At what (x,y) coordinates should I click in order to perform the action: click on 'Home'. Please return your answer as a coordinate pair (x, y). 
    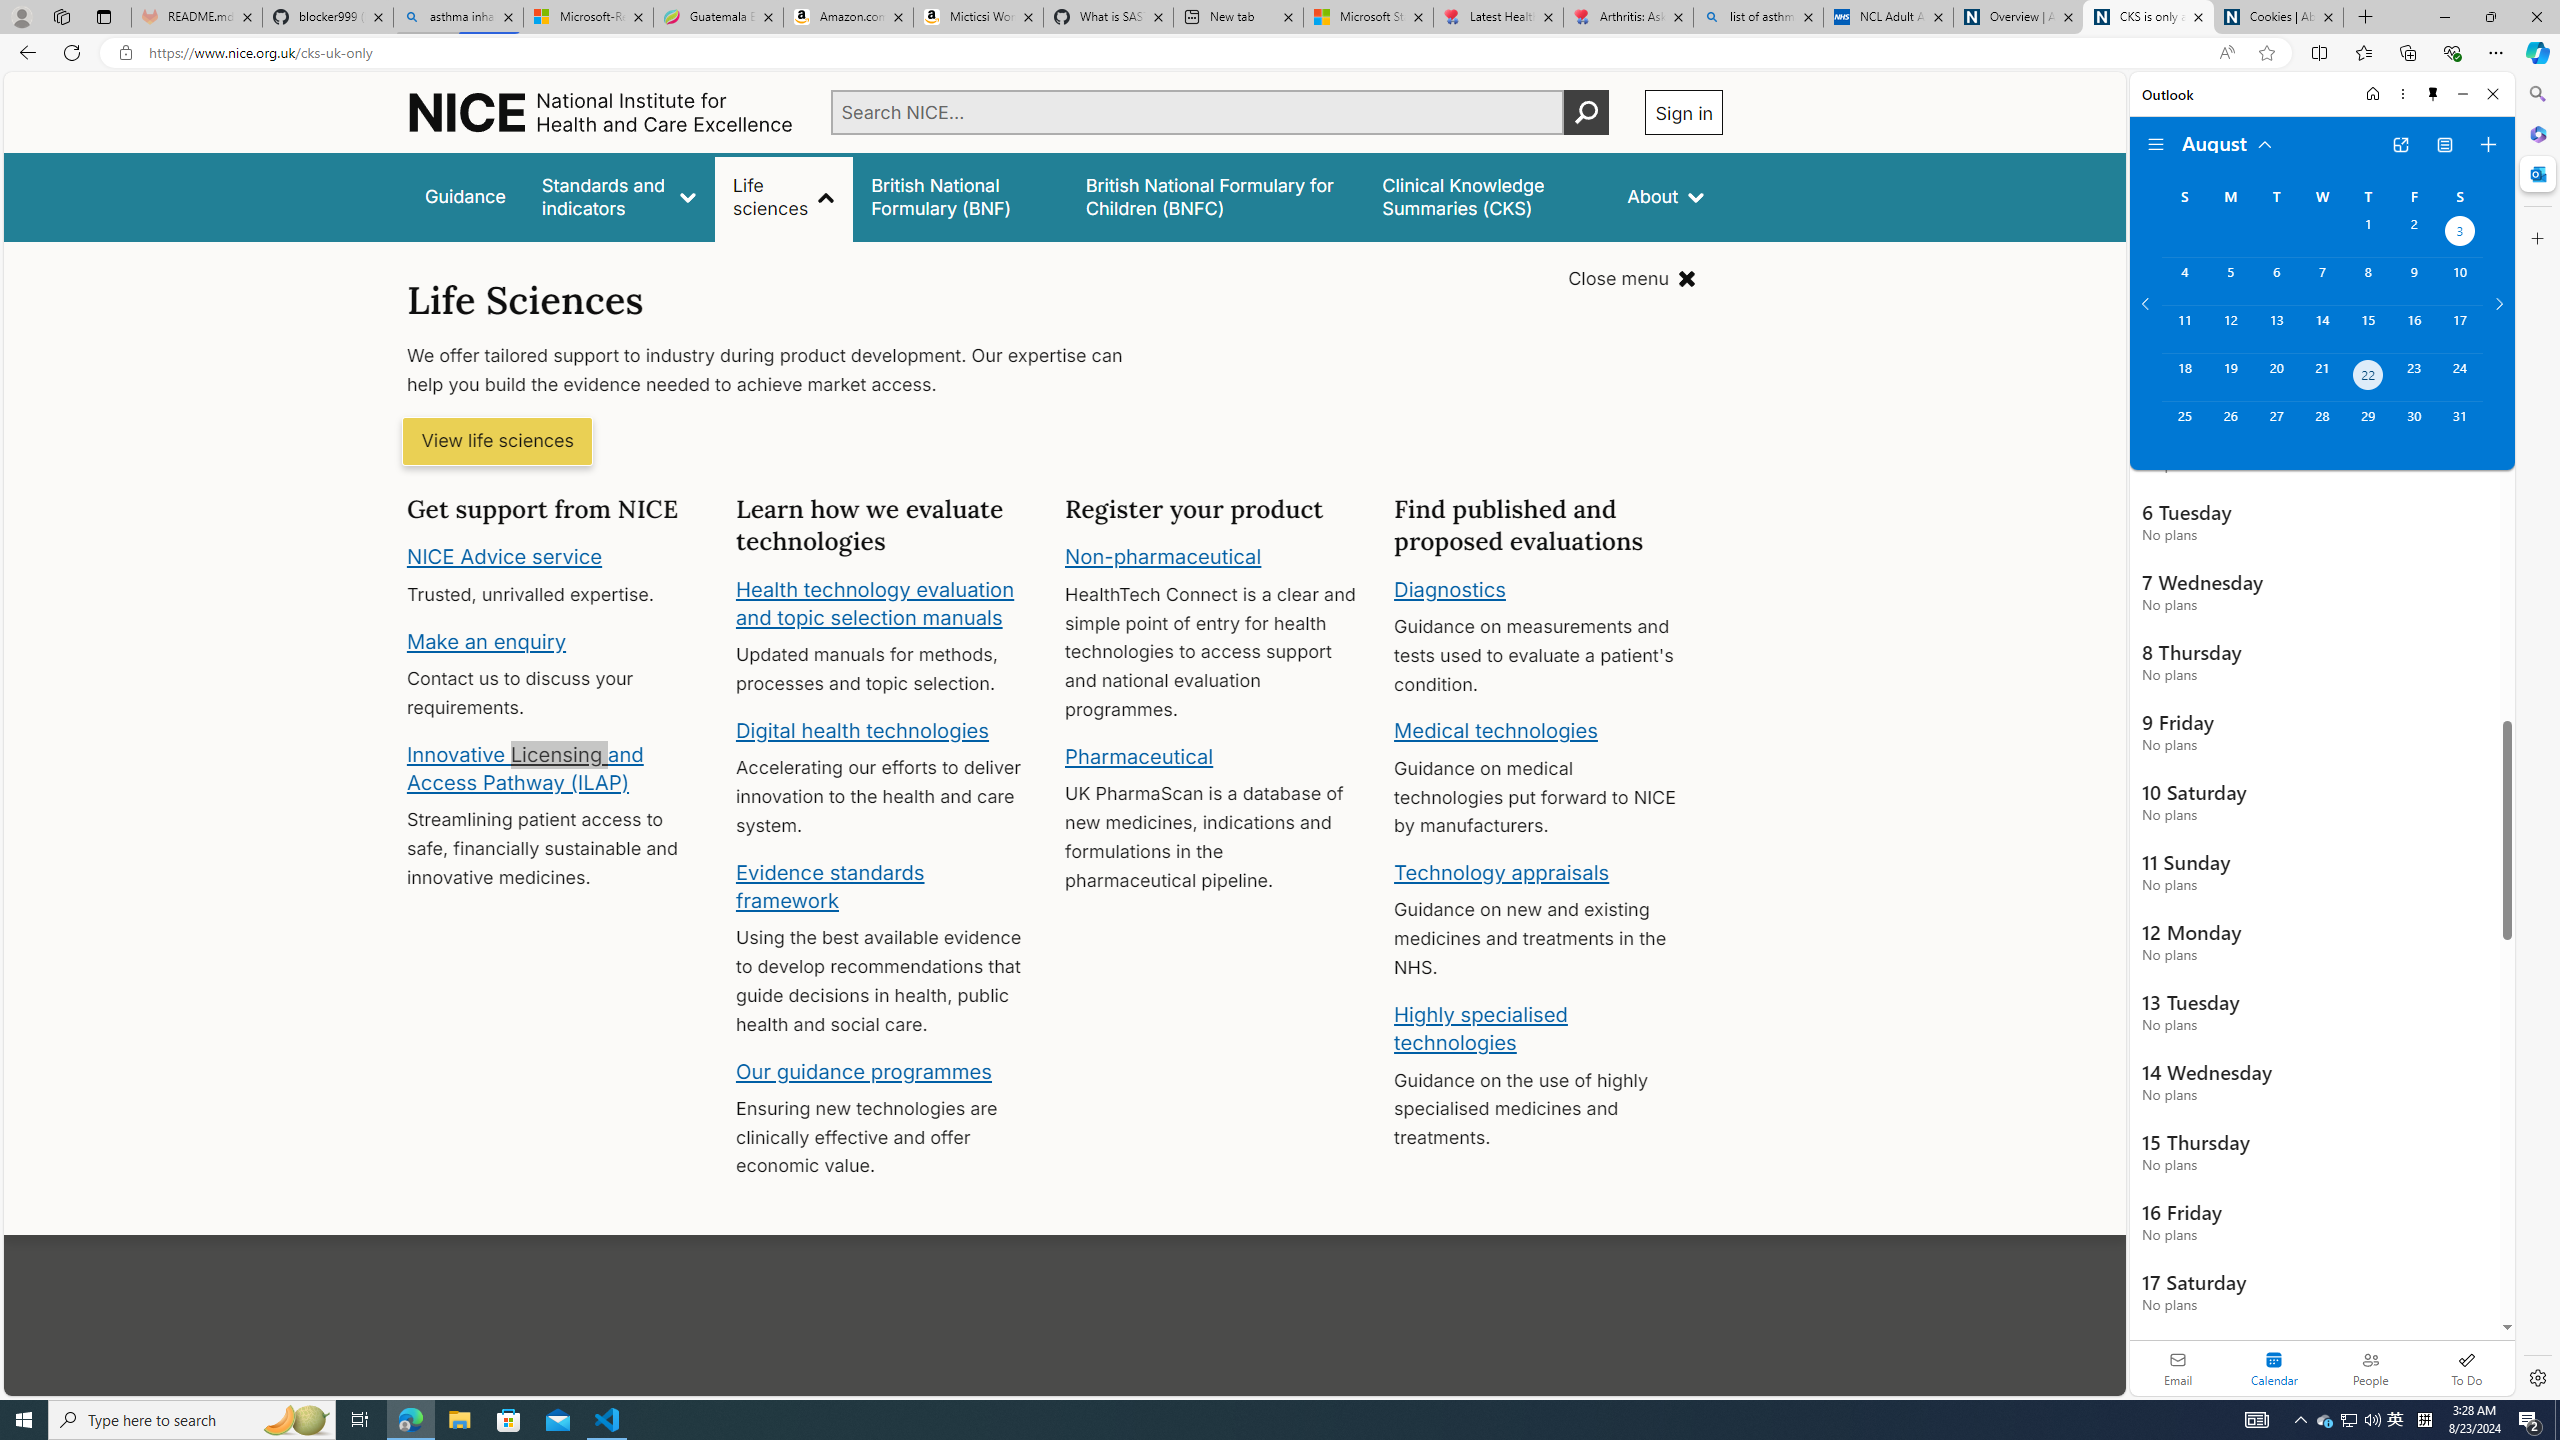
    Looking at the image, I should click on (2371, 93).